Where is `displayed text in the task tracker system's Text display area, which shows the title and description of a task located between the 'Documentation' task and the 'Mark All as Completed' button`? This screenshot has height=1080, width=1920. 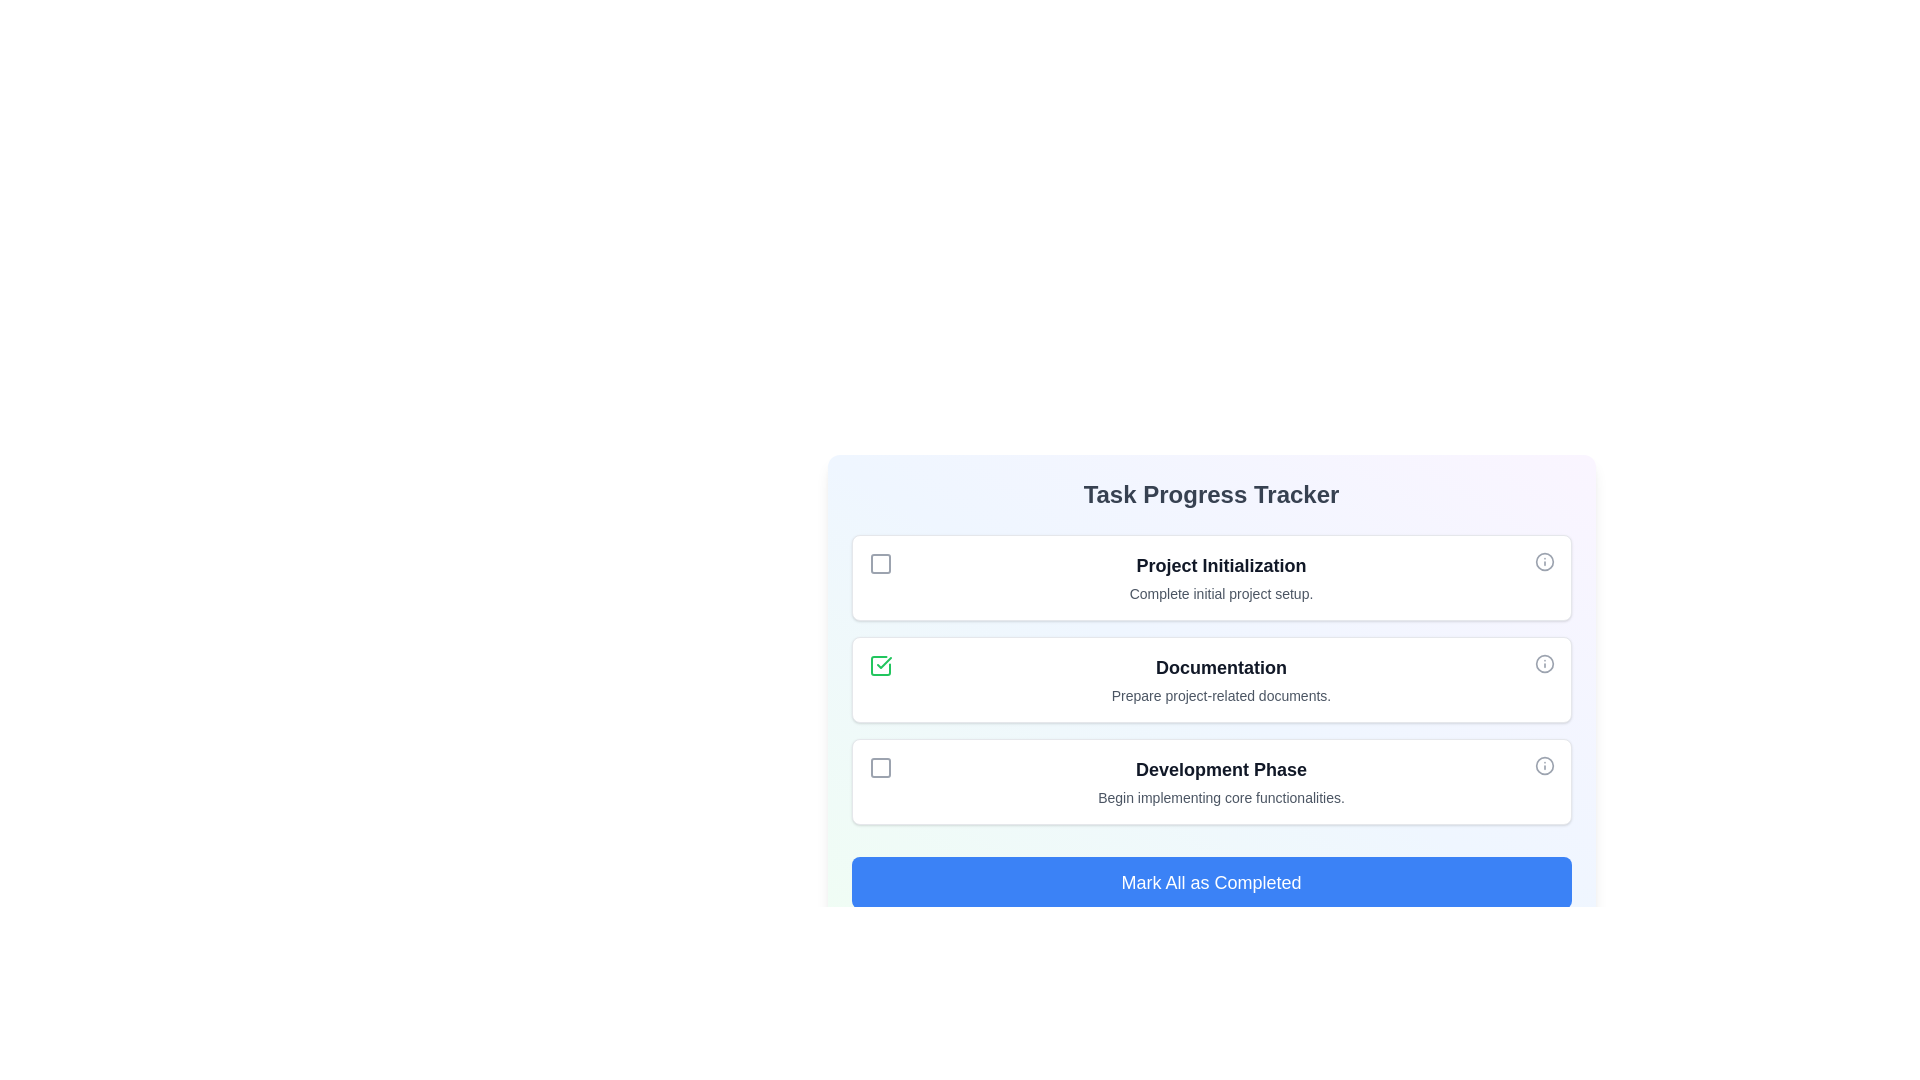
displayed text in the task tracker system's Text display area, which shows the title and description of a task located between the 'Documentation' task and the 'Mark All as Completed' button is located at coordinates (1220, 781).